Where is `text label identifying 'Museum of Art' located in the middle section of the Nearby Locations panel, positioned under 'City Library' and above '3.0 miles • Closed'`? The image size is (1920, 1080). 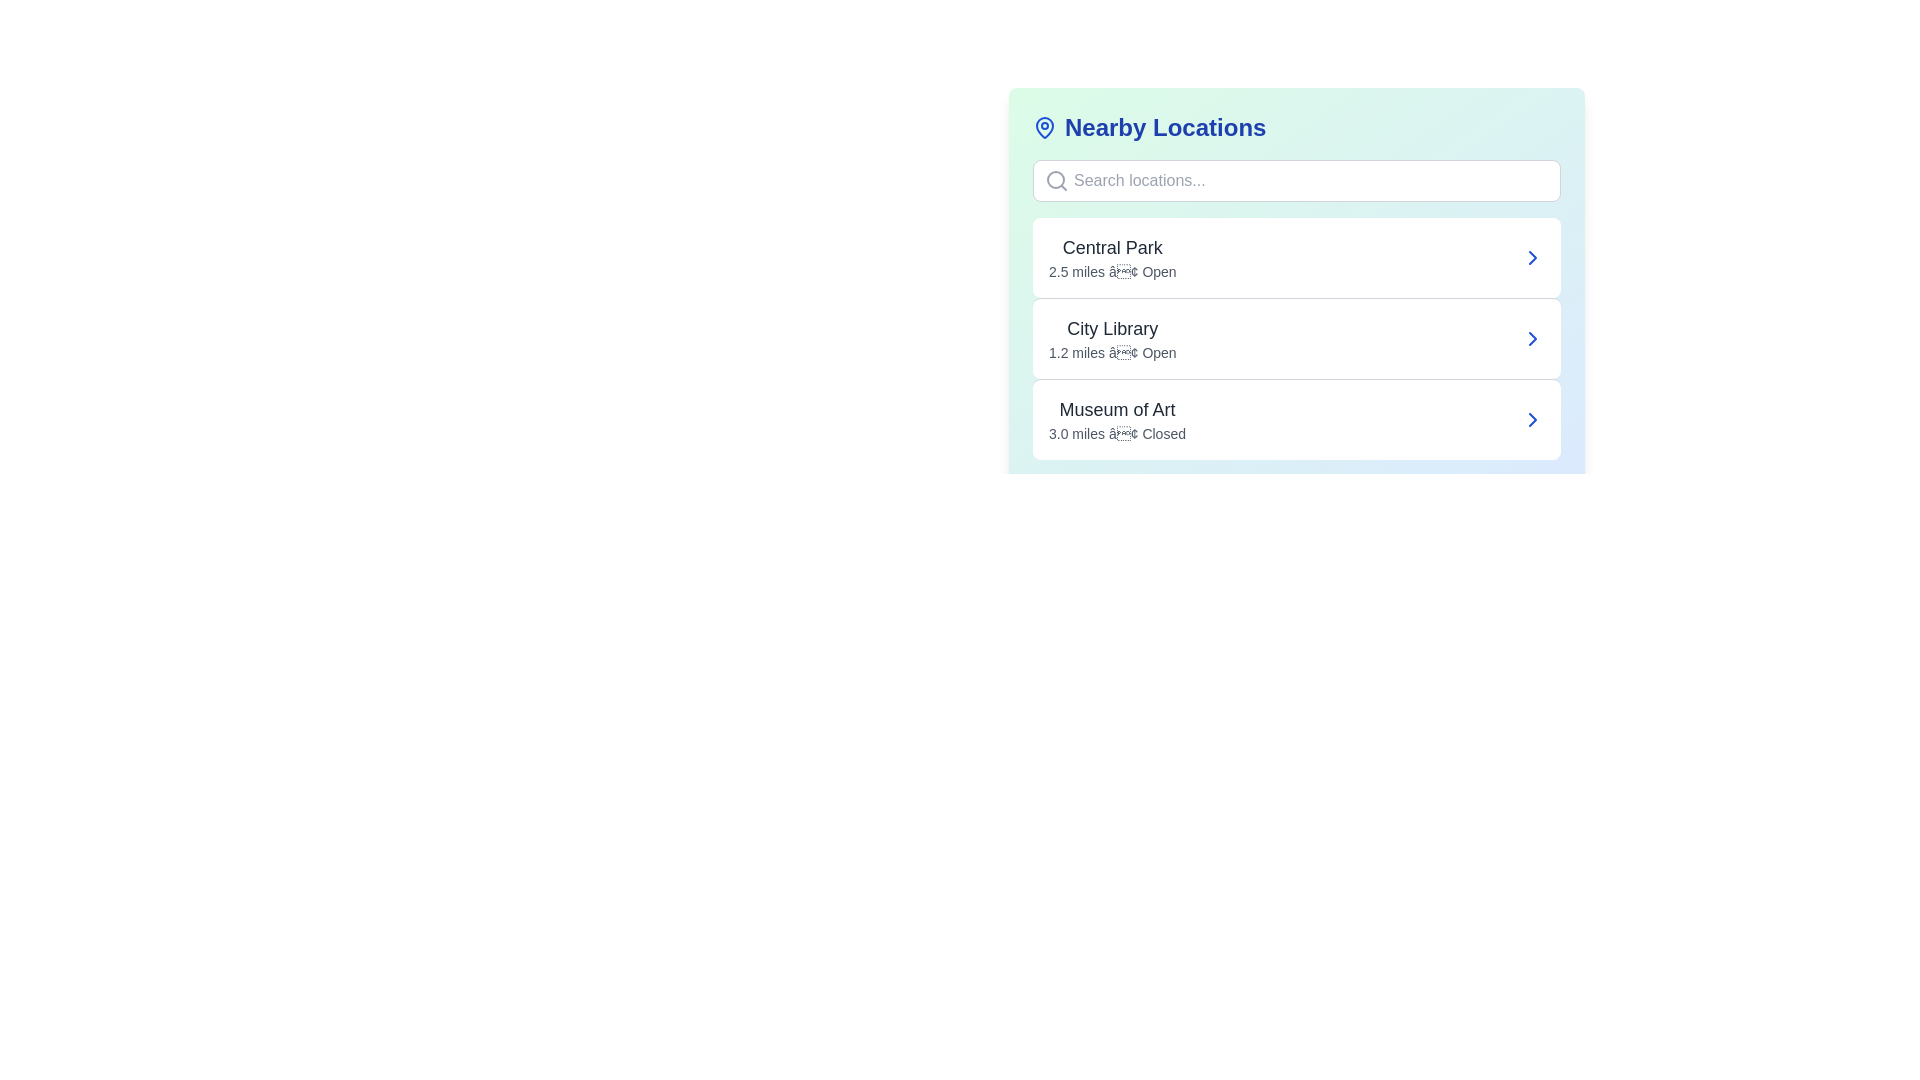 text label identifying 'Museum of Art' located in the middle section of the Nearby Locations panel, positioned under 'City Library' and above '3.0 miles • Closed' is located at coordinates (1116, 408).